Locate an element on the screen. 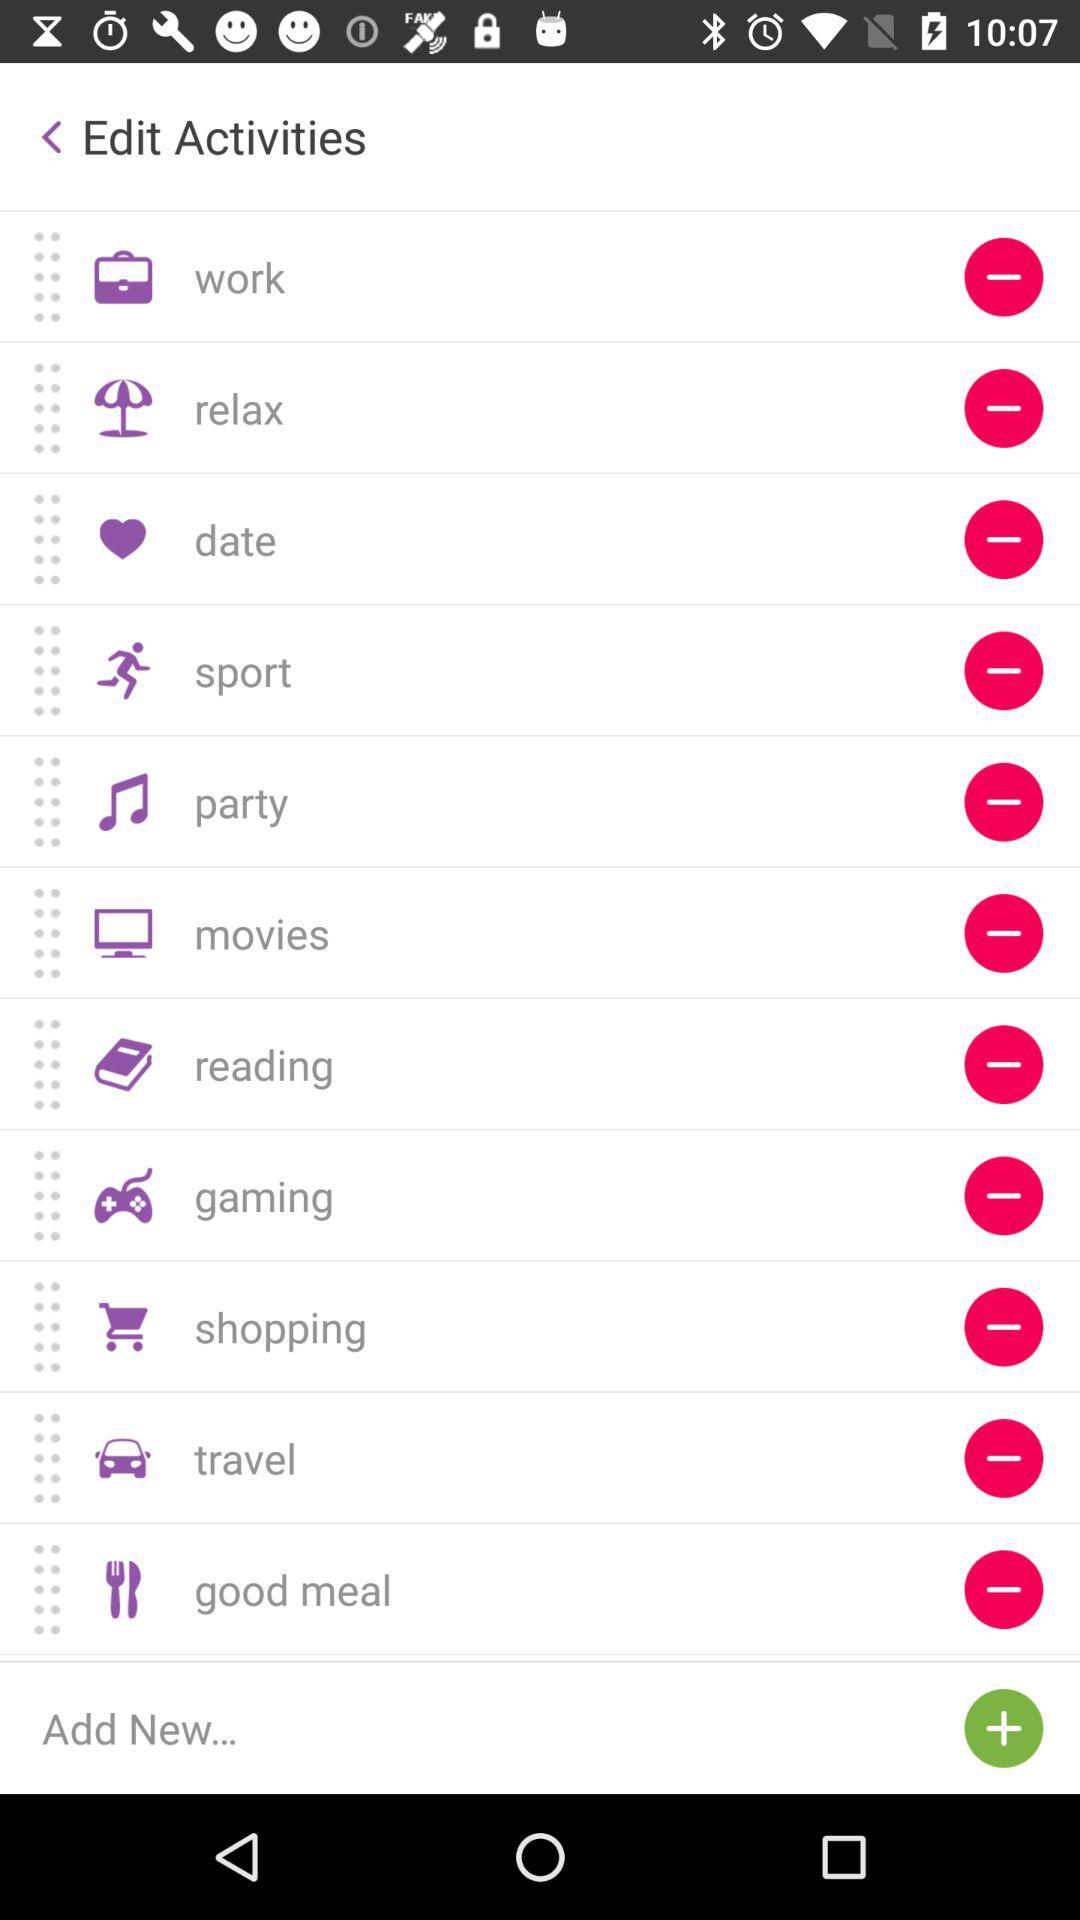 The width and height of the screenshot is (1080, 1920). party is located at coordinates (1003, 802).